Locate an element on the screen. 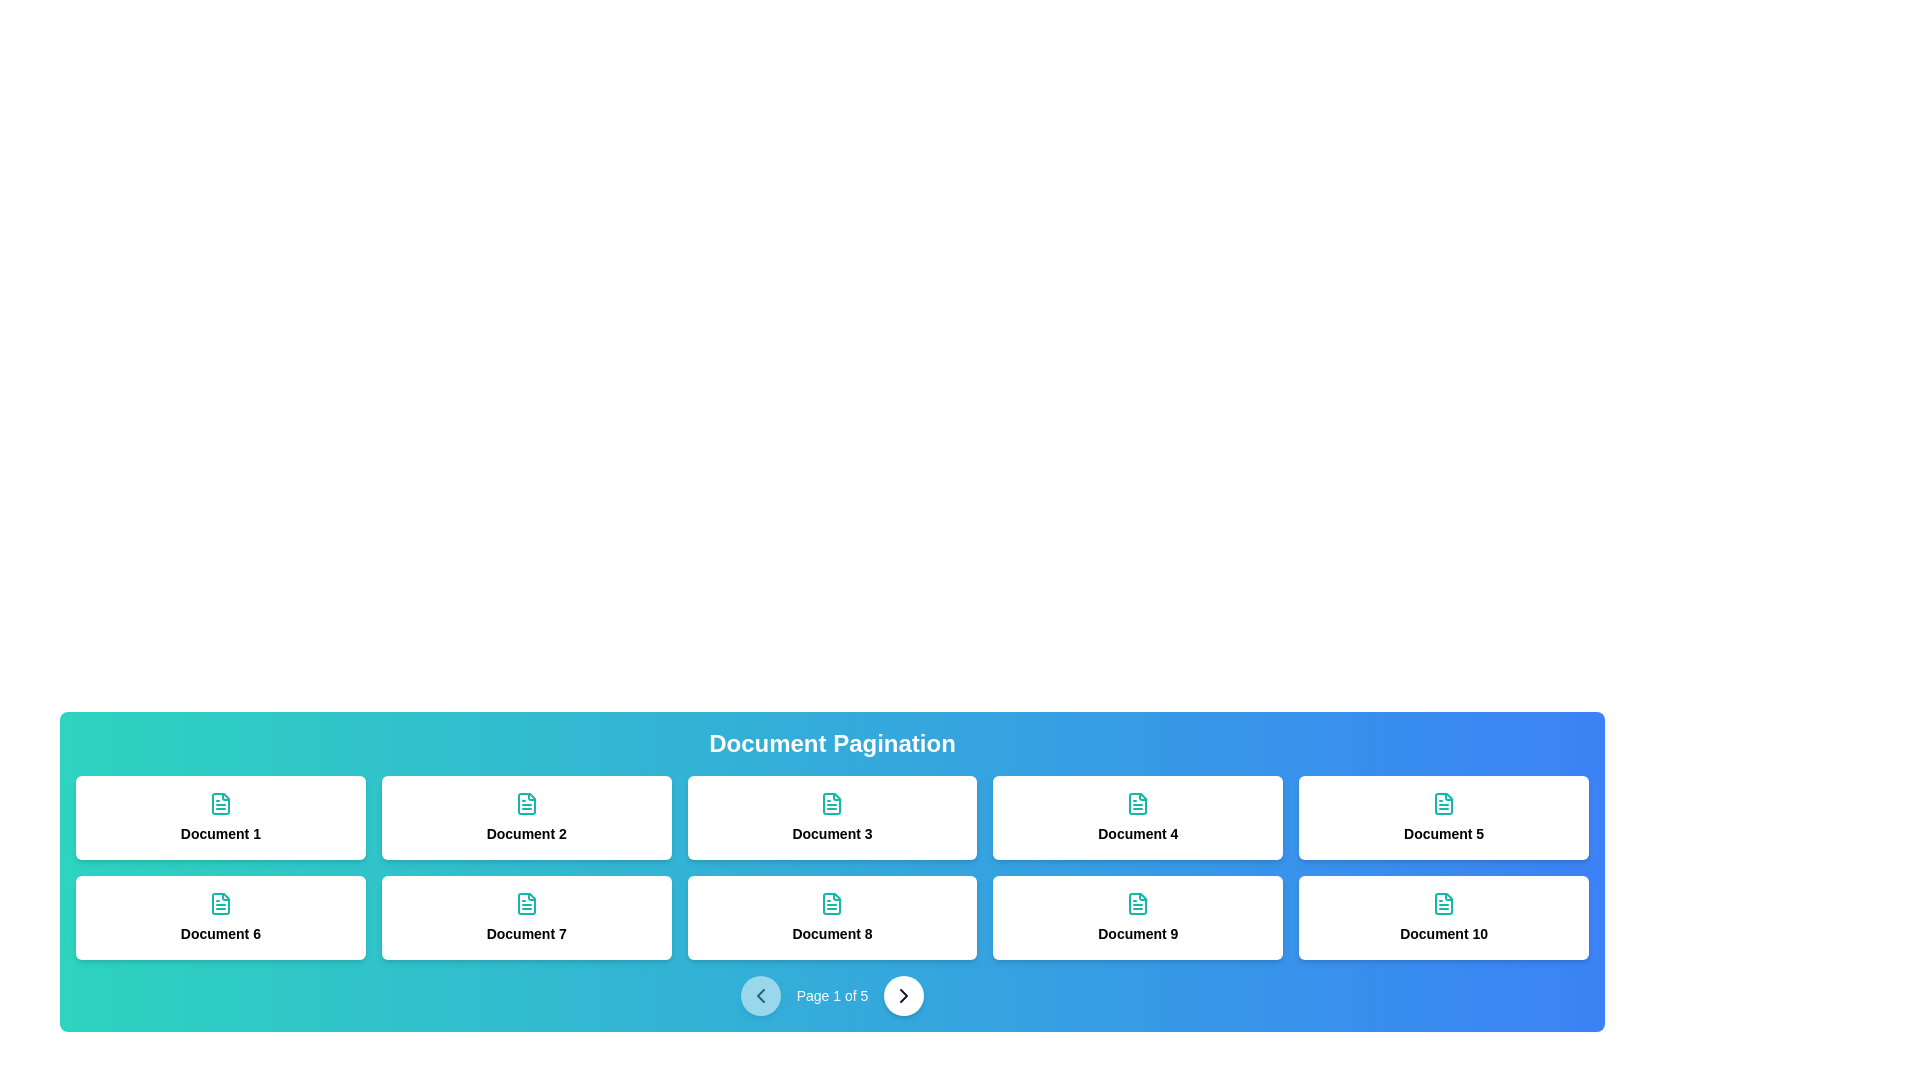 Image resolution: width=1920 pixels, height=1080 pixels. the document icon centered within the card labeled 'Document 5' located in the top-right corner of the document grid is located at coordinates (1444, 802).